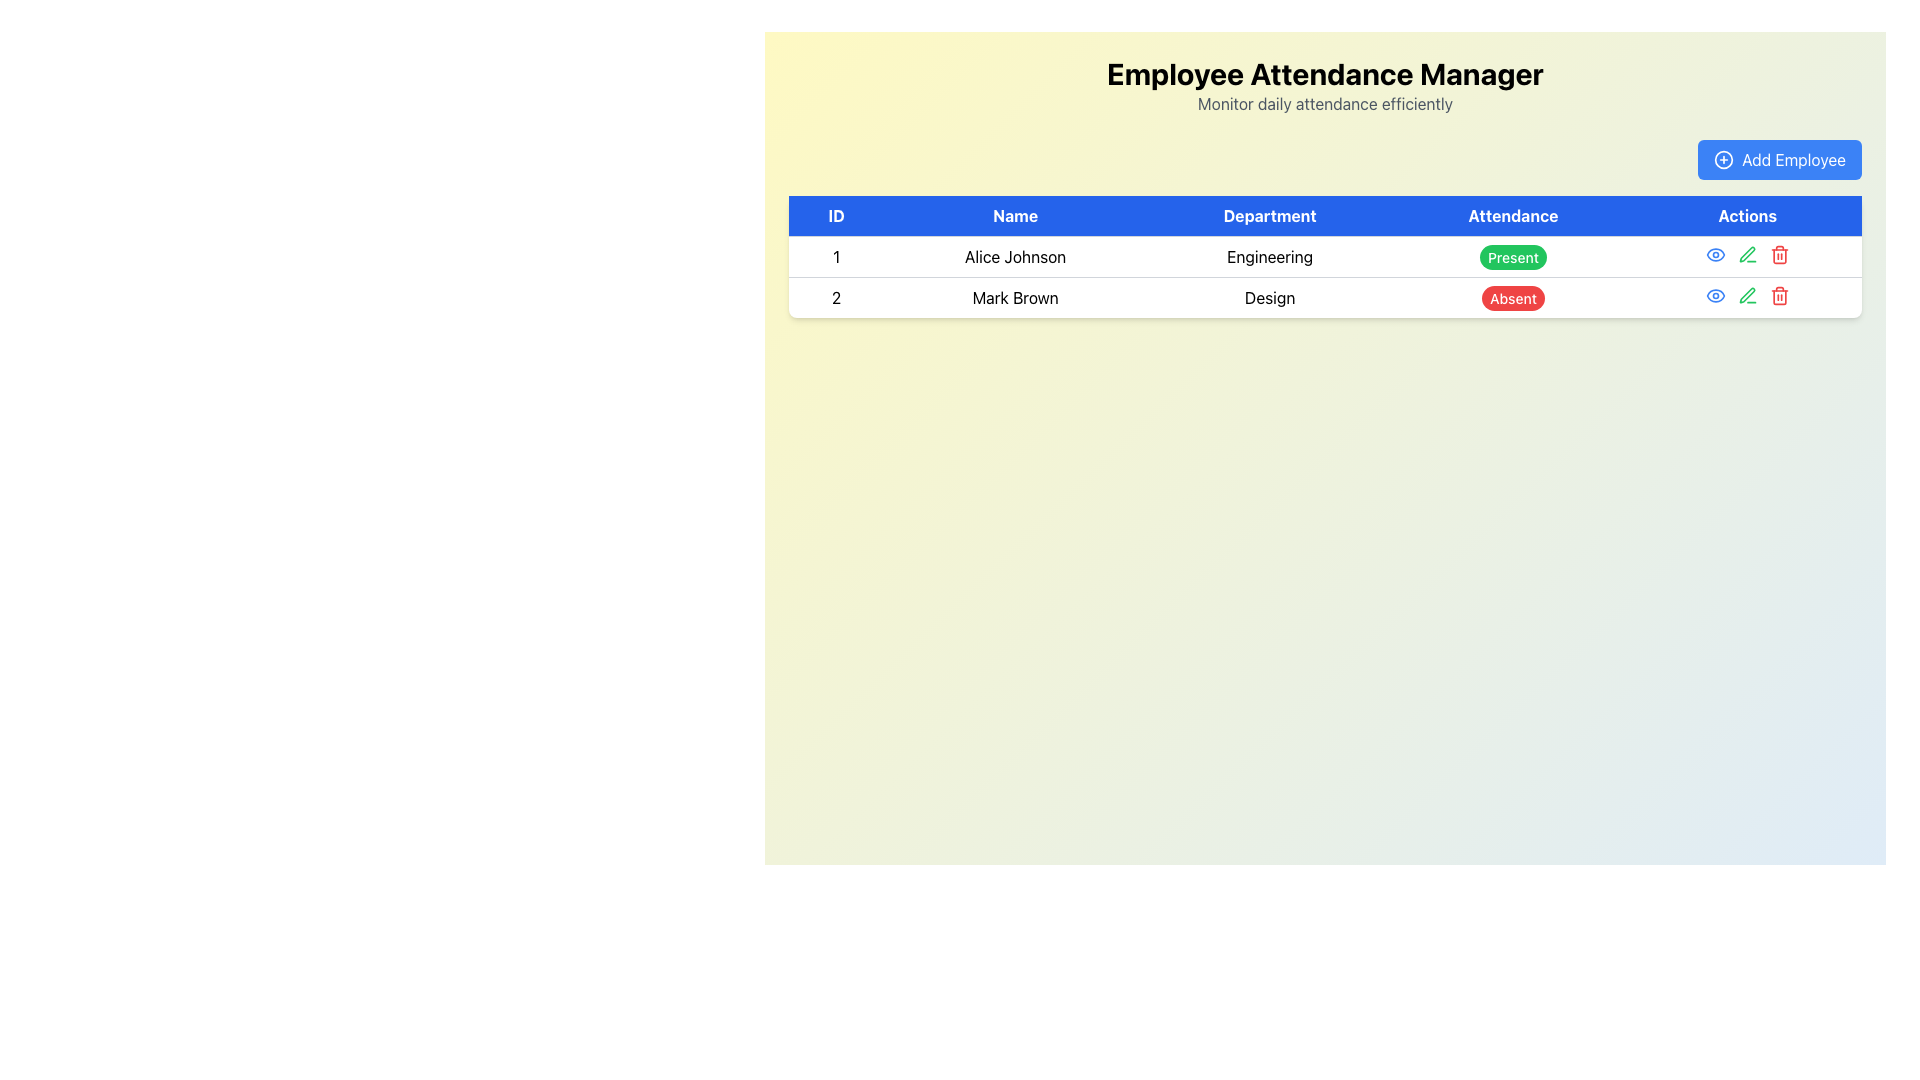 The width and height of the screenshot is (1920, 1080). I want to click on the Trash Bin icon, which is the second icon under the 'Actions' column in the second row of the table for 'Mark Brown' in the 'Employee Attendance Manager' application, so click(1779, 255).